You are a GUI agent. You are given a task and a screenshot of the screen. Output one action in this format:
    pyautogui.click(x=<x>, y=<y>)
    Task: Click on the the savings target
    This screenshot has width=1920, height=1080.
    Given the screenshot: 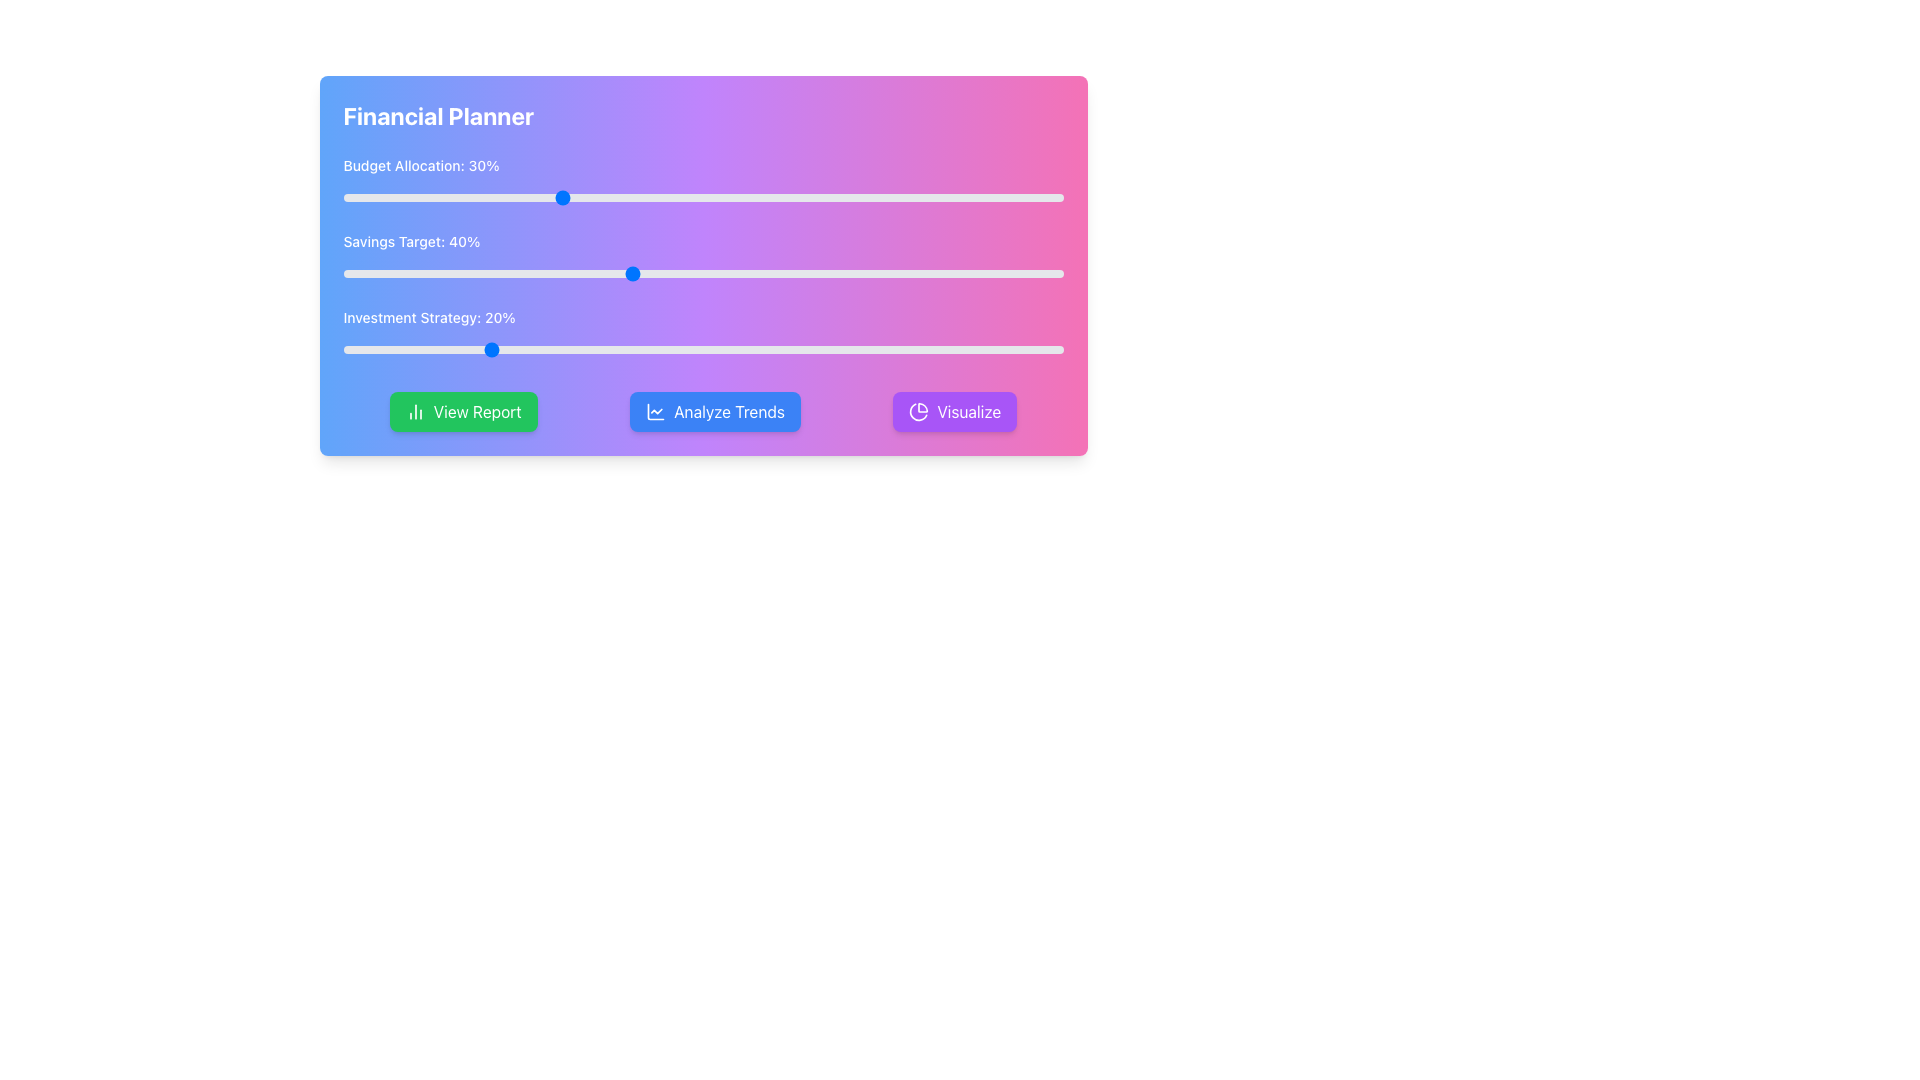 What is the action you would take?
    pyautogui.click(x=645, y=273)
    